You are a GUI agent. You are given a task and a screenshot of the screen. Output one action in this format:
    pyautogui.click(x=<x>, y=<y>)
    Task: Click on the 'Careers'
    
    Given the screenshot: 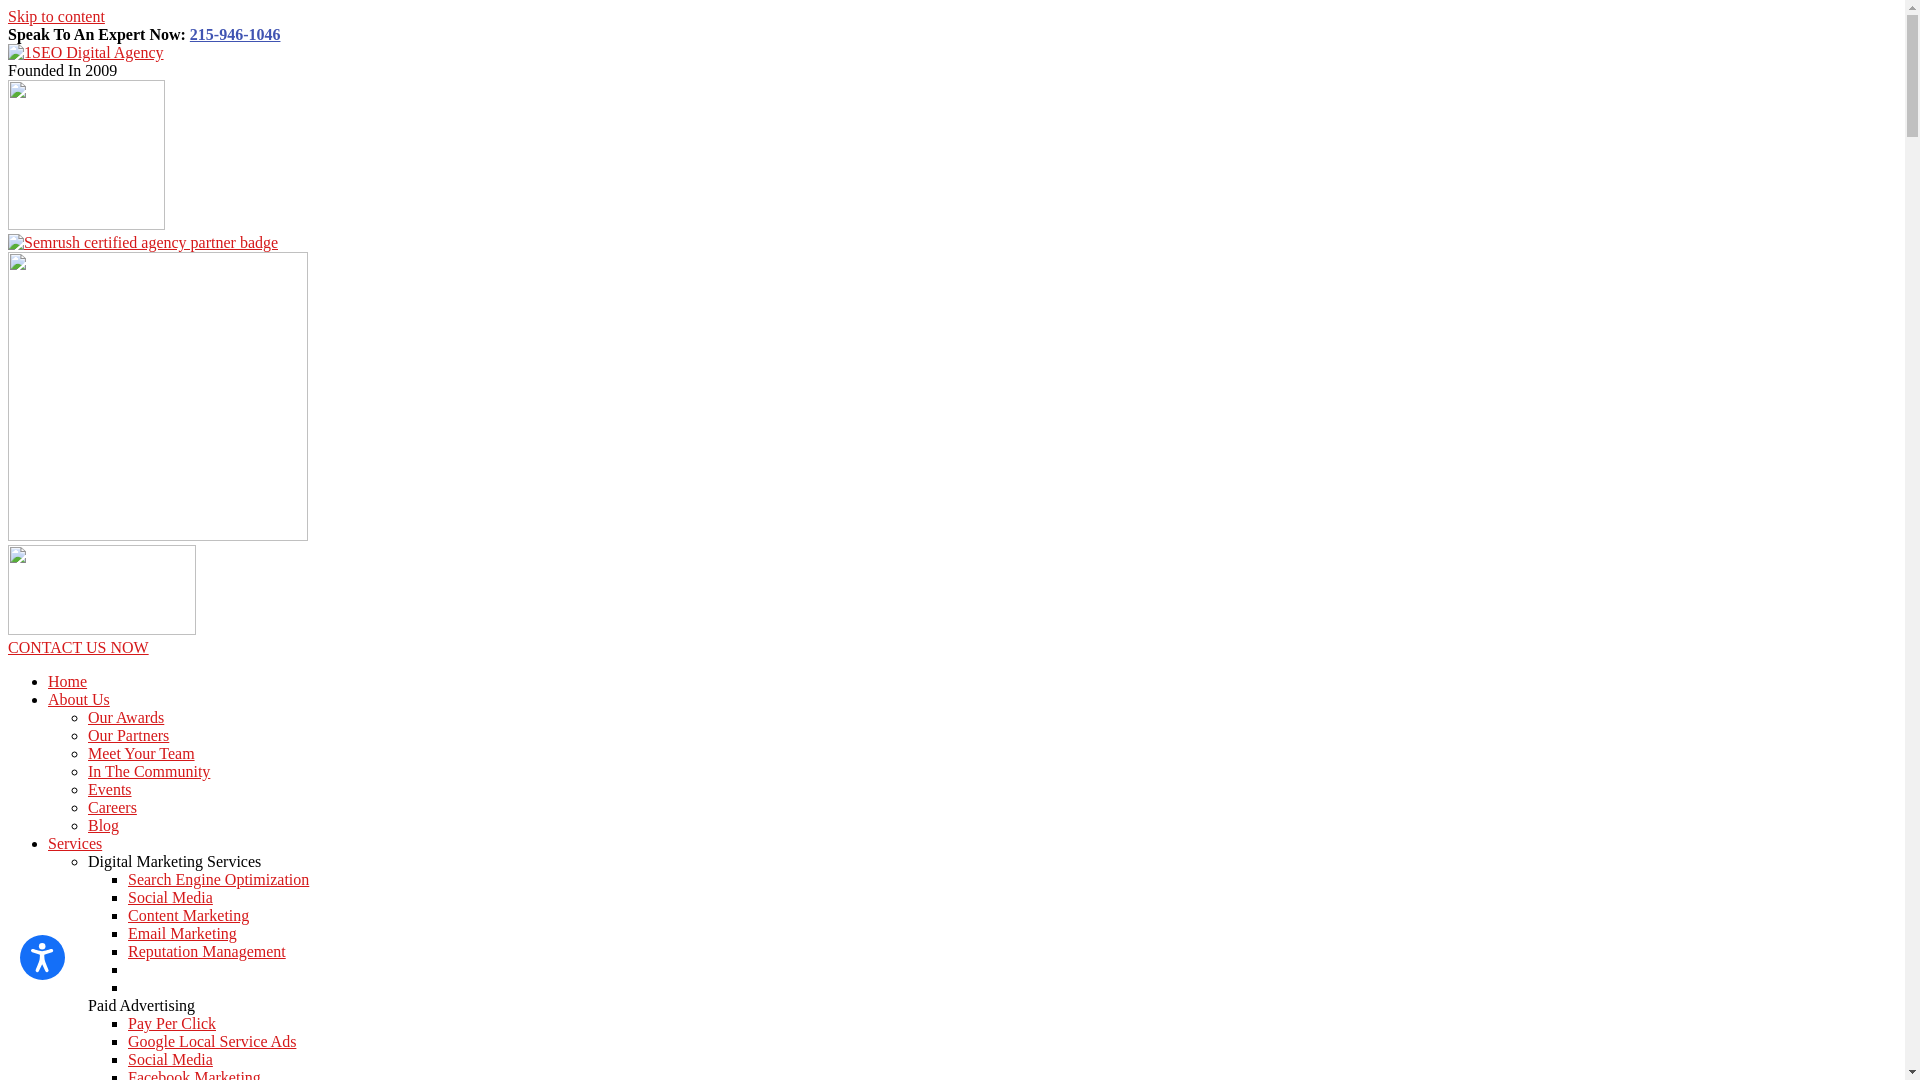 What is the action you would take?
    pyautogui.click(x=111, y=806)
    